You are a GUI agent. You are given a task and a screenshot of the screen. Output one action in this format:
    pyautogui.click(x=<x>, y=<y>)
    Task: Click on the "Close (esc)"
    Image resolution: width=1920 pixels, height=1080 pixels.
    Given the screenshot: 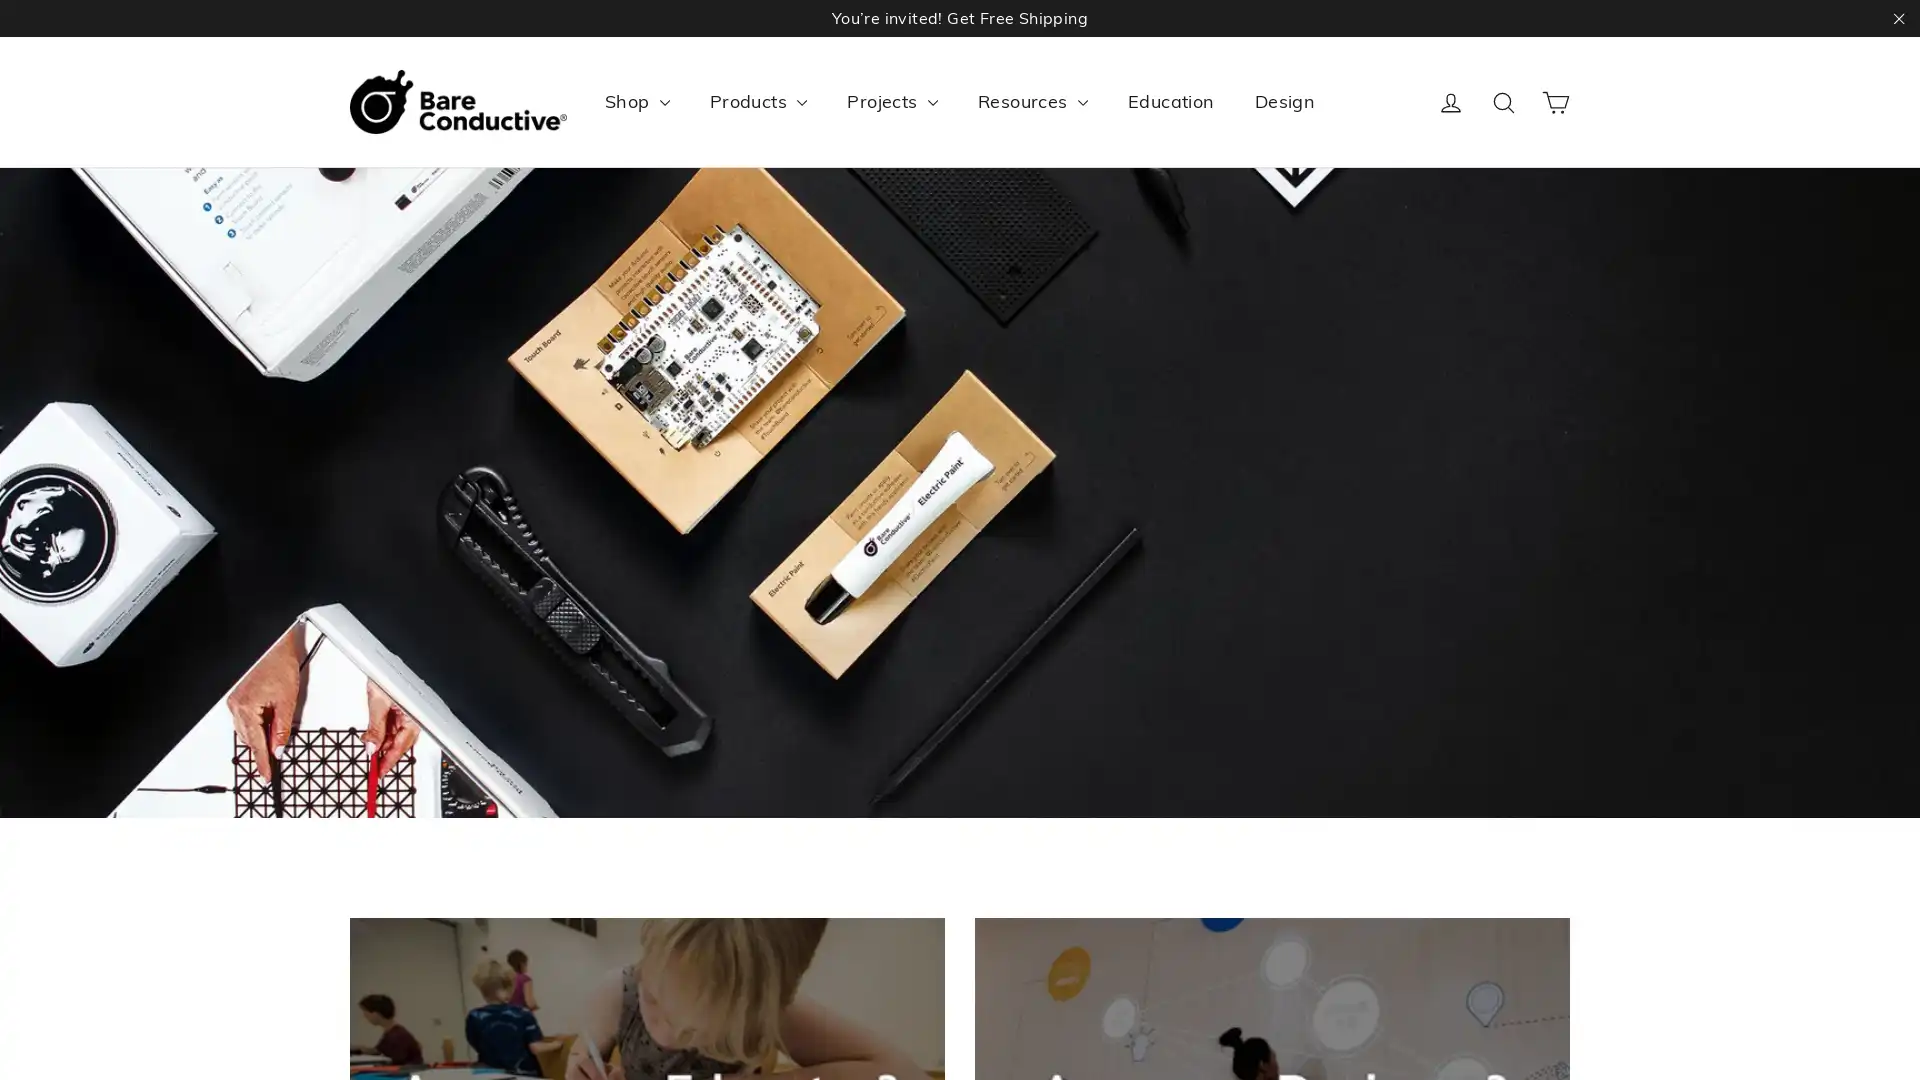 What is the action you would take?
    pyautogui.click(x=1227, y=397)
    